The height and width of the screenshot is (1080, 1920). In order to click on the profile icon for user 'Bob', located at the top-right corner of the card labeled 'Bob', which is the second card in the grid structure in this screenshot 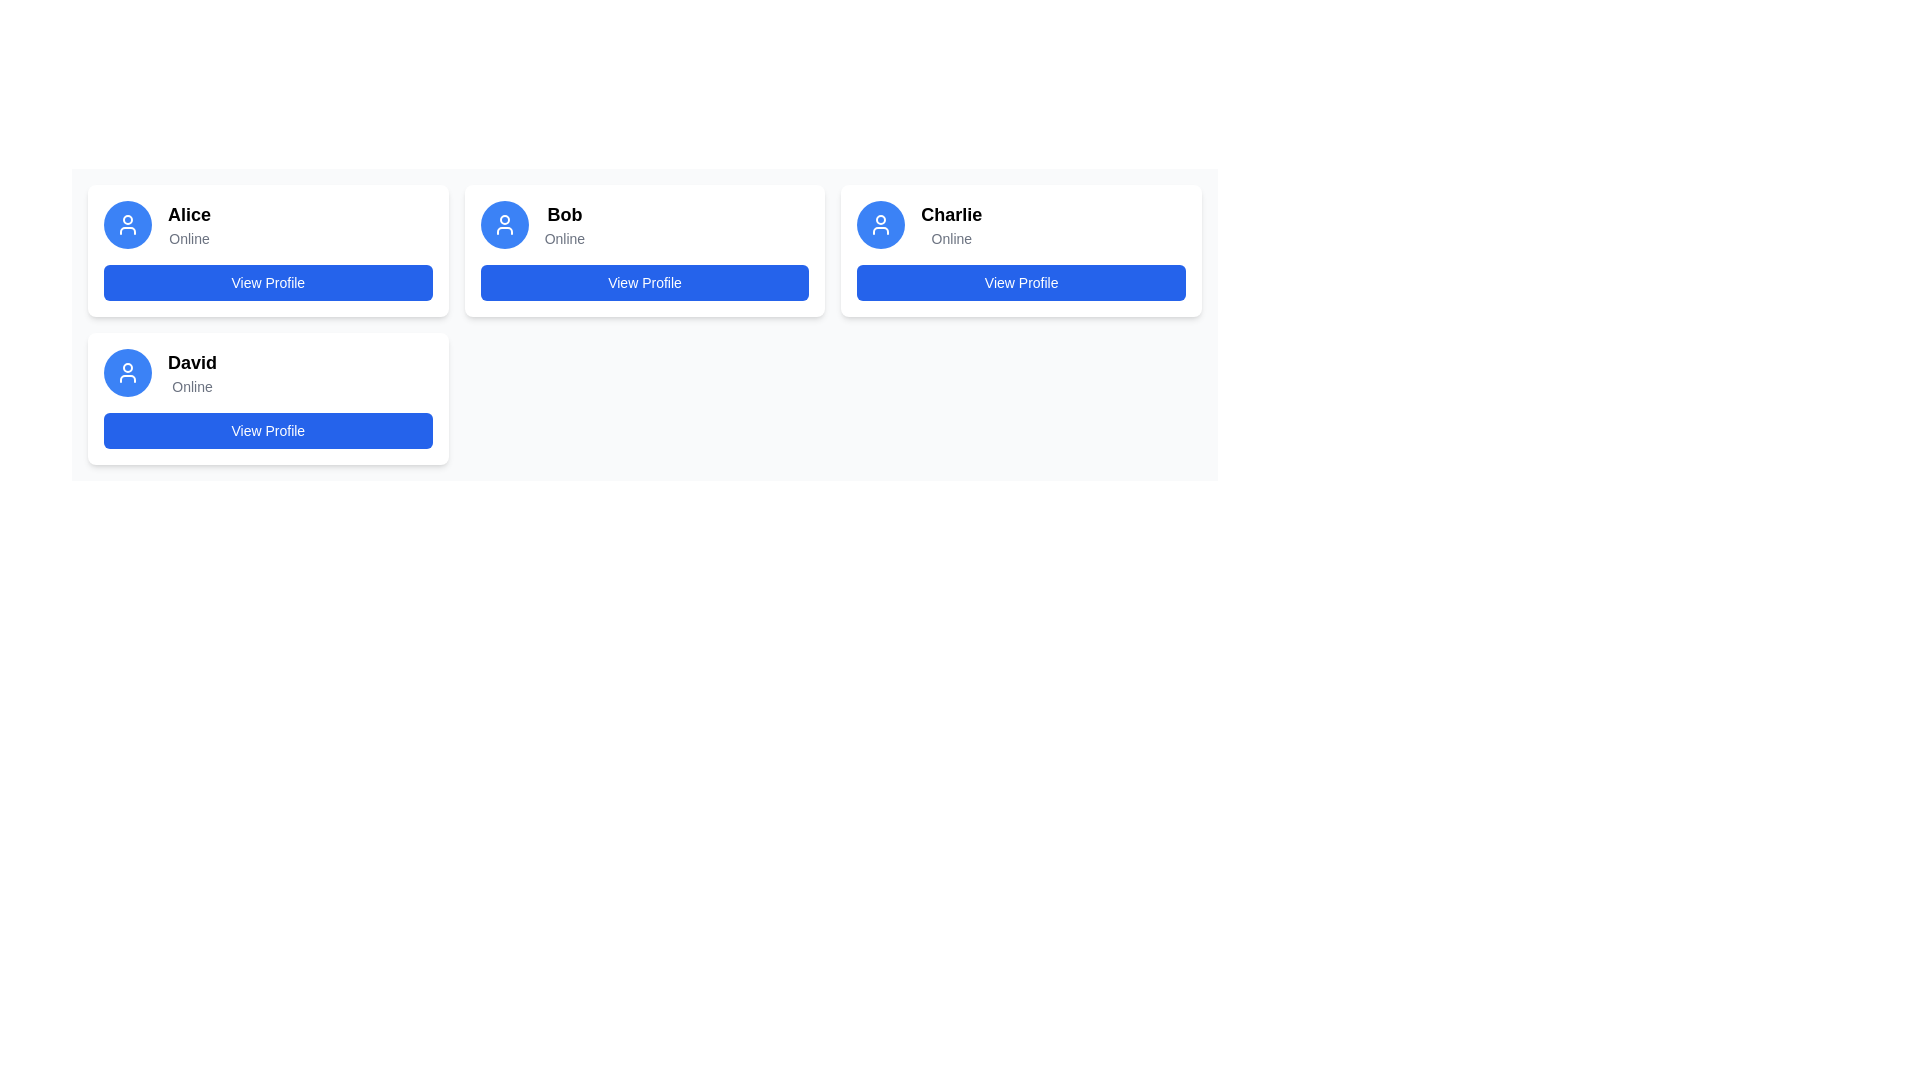, I will do `click(504, 224)`.